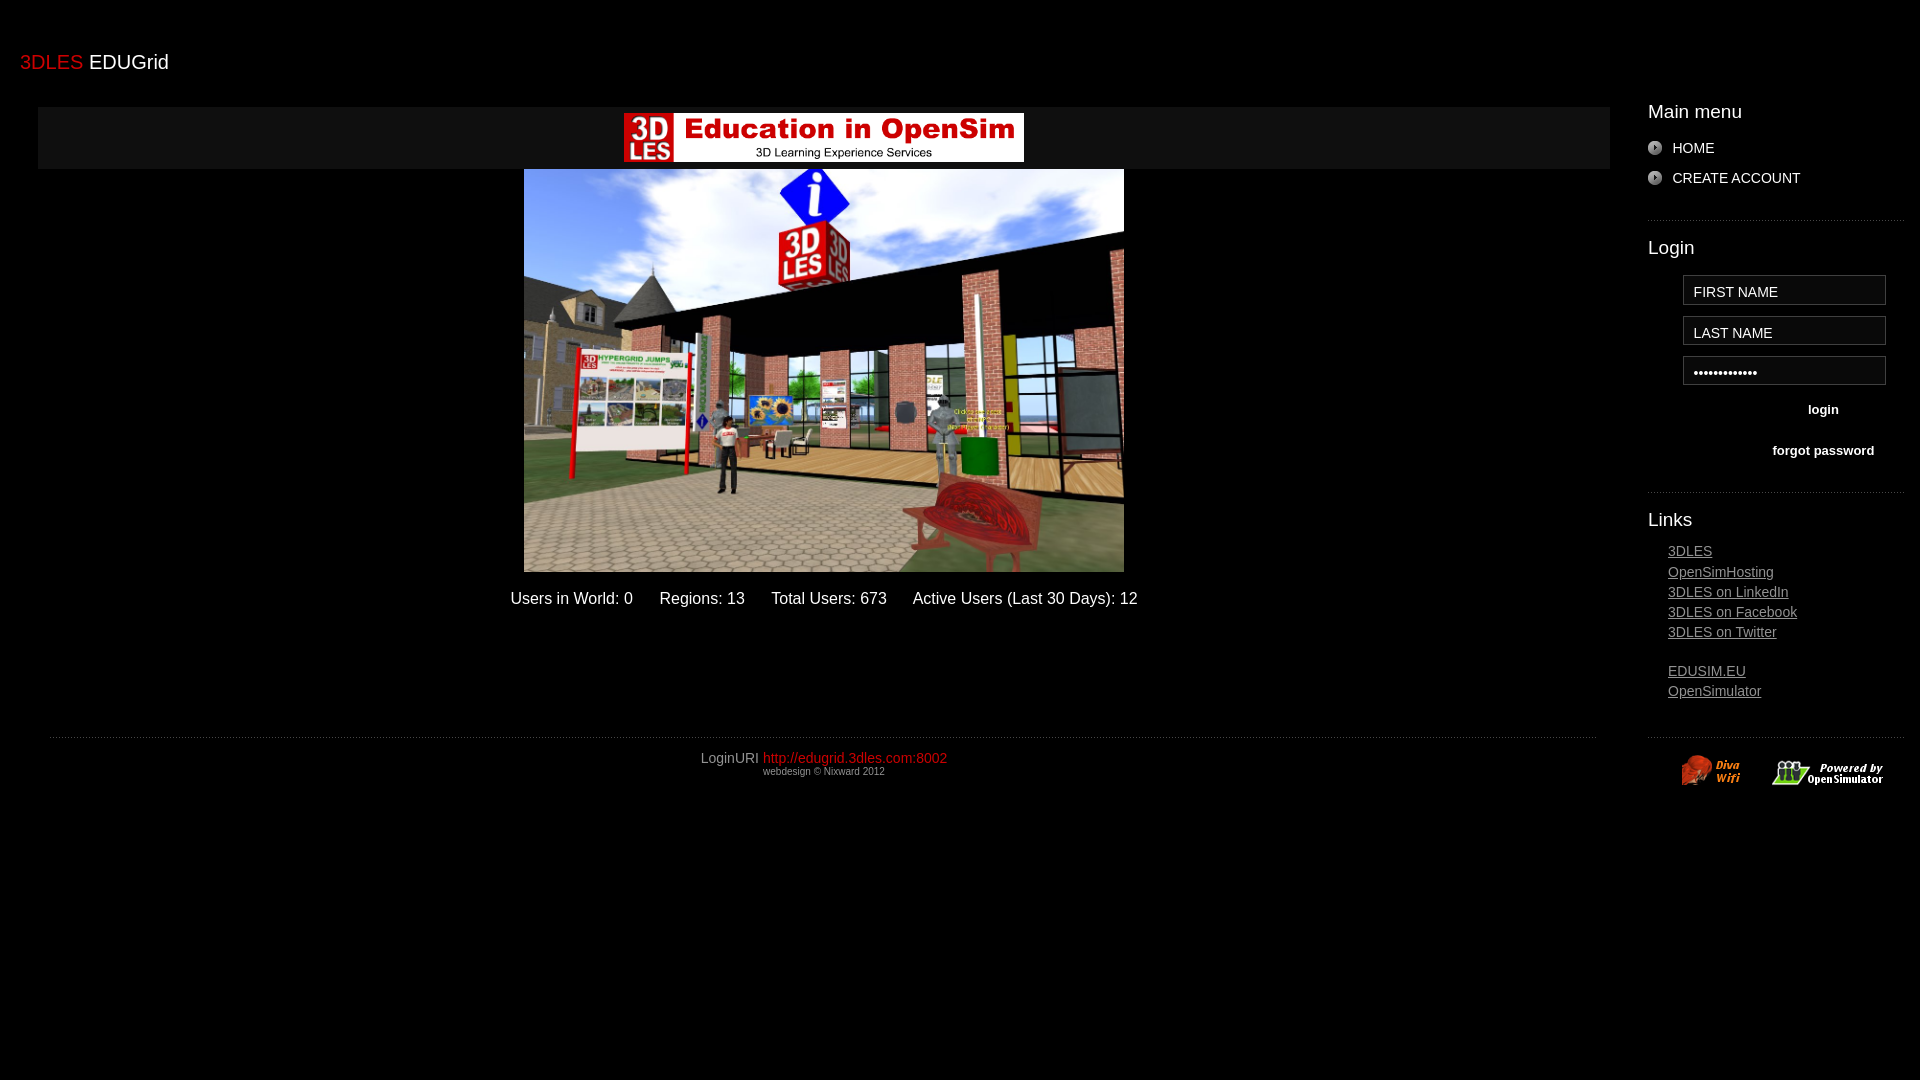 The height and width of the screenshot is (1080, 1920). I want to click on 'EDUSIM.EU', so click(1706, 671).